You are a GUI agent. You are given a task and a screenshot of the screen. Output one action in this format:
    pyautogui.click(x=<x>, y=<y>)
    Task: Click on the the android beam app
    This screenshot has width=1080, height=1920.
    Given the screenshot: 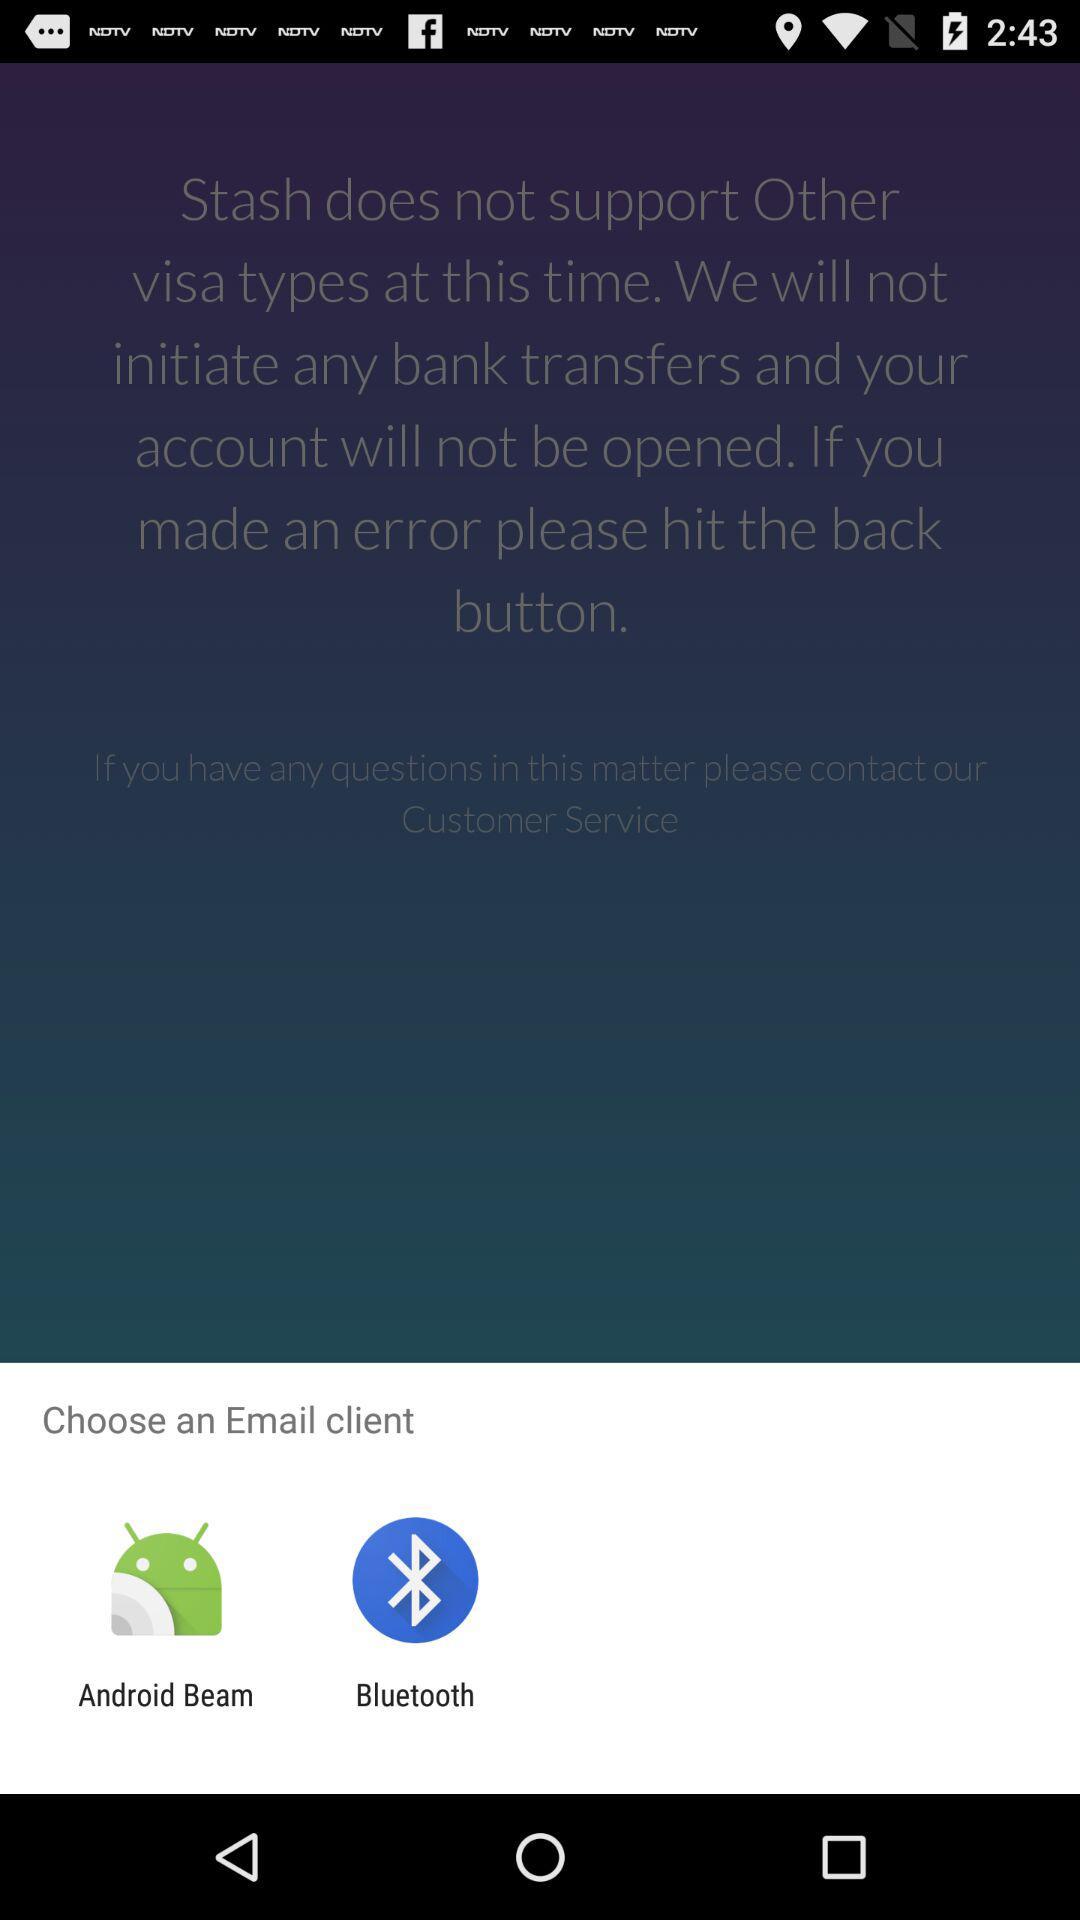 What is the action you would take?
    pyautogui.click(x=165, y=1711)
    